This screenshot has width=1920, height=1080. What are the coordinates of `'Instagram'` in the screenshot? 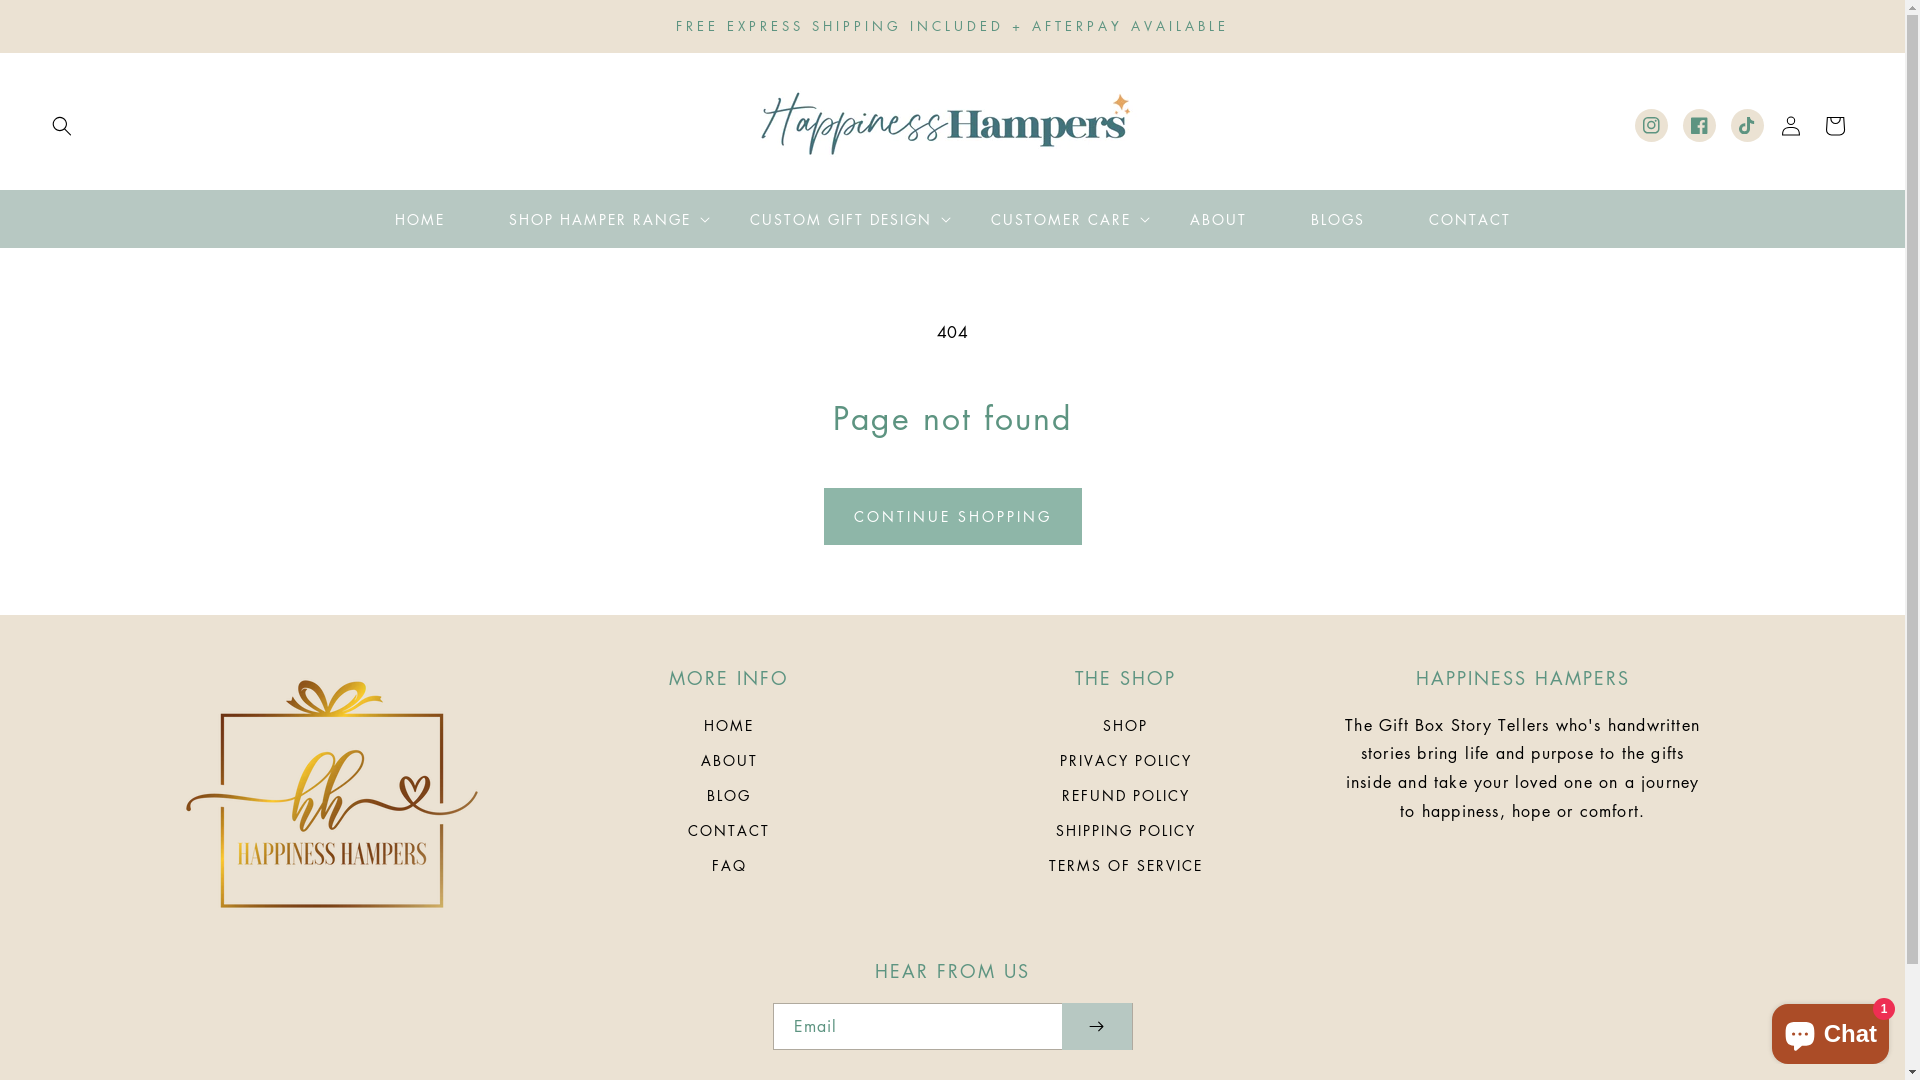 It's located at (1651, 125).